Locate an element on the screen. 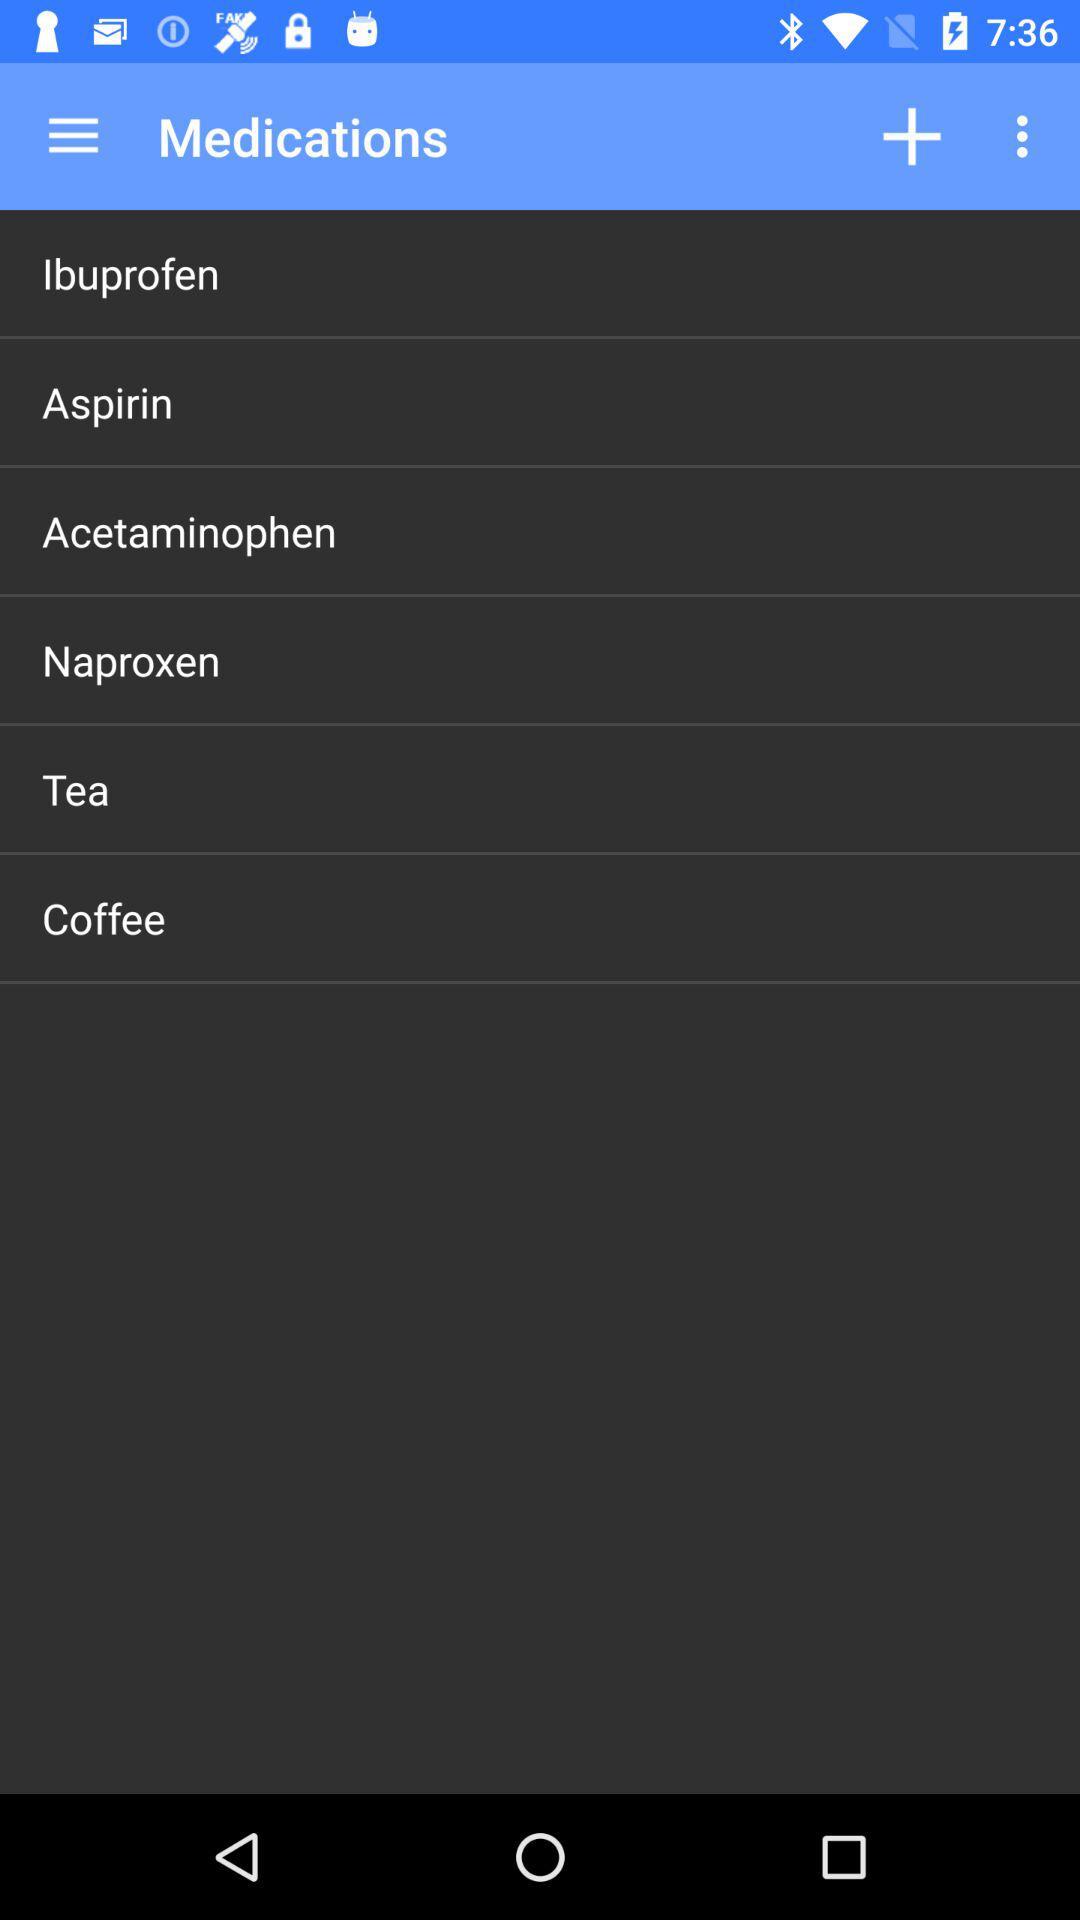 The height and width of the screenshot is (1920, 1080). coffee item is located at coordinates (103, 916).